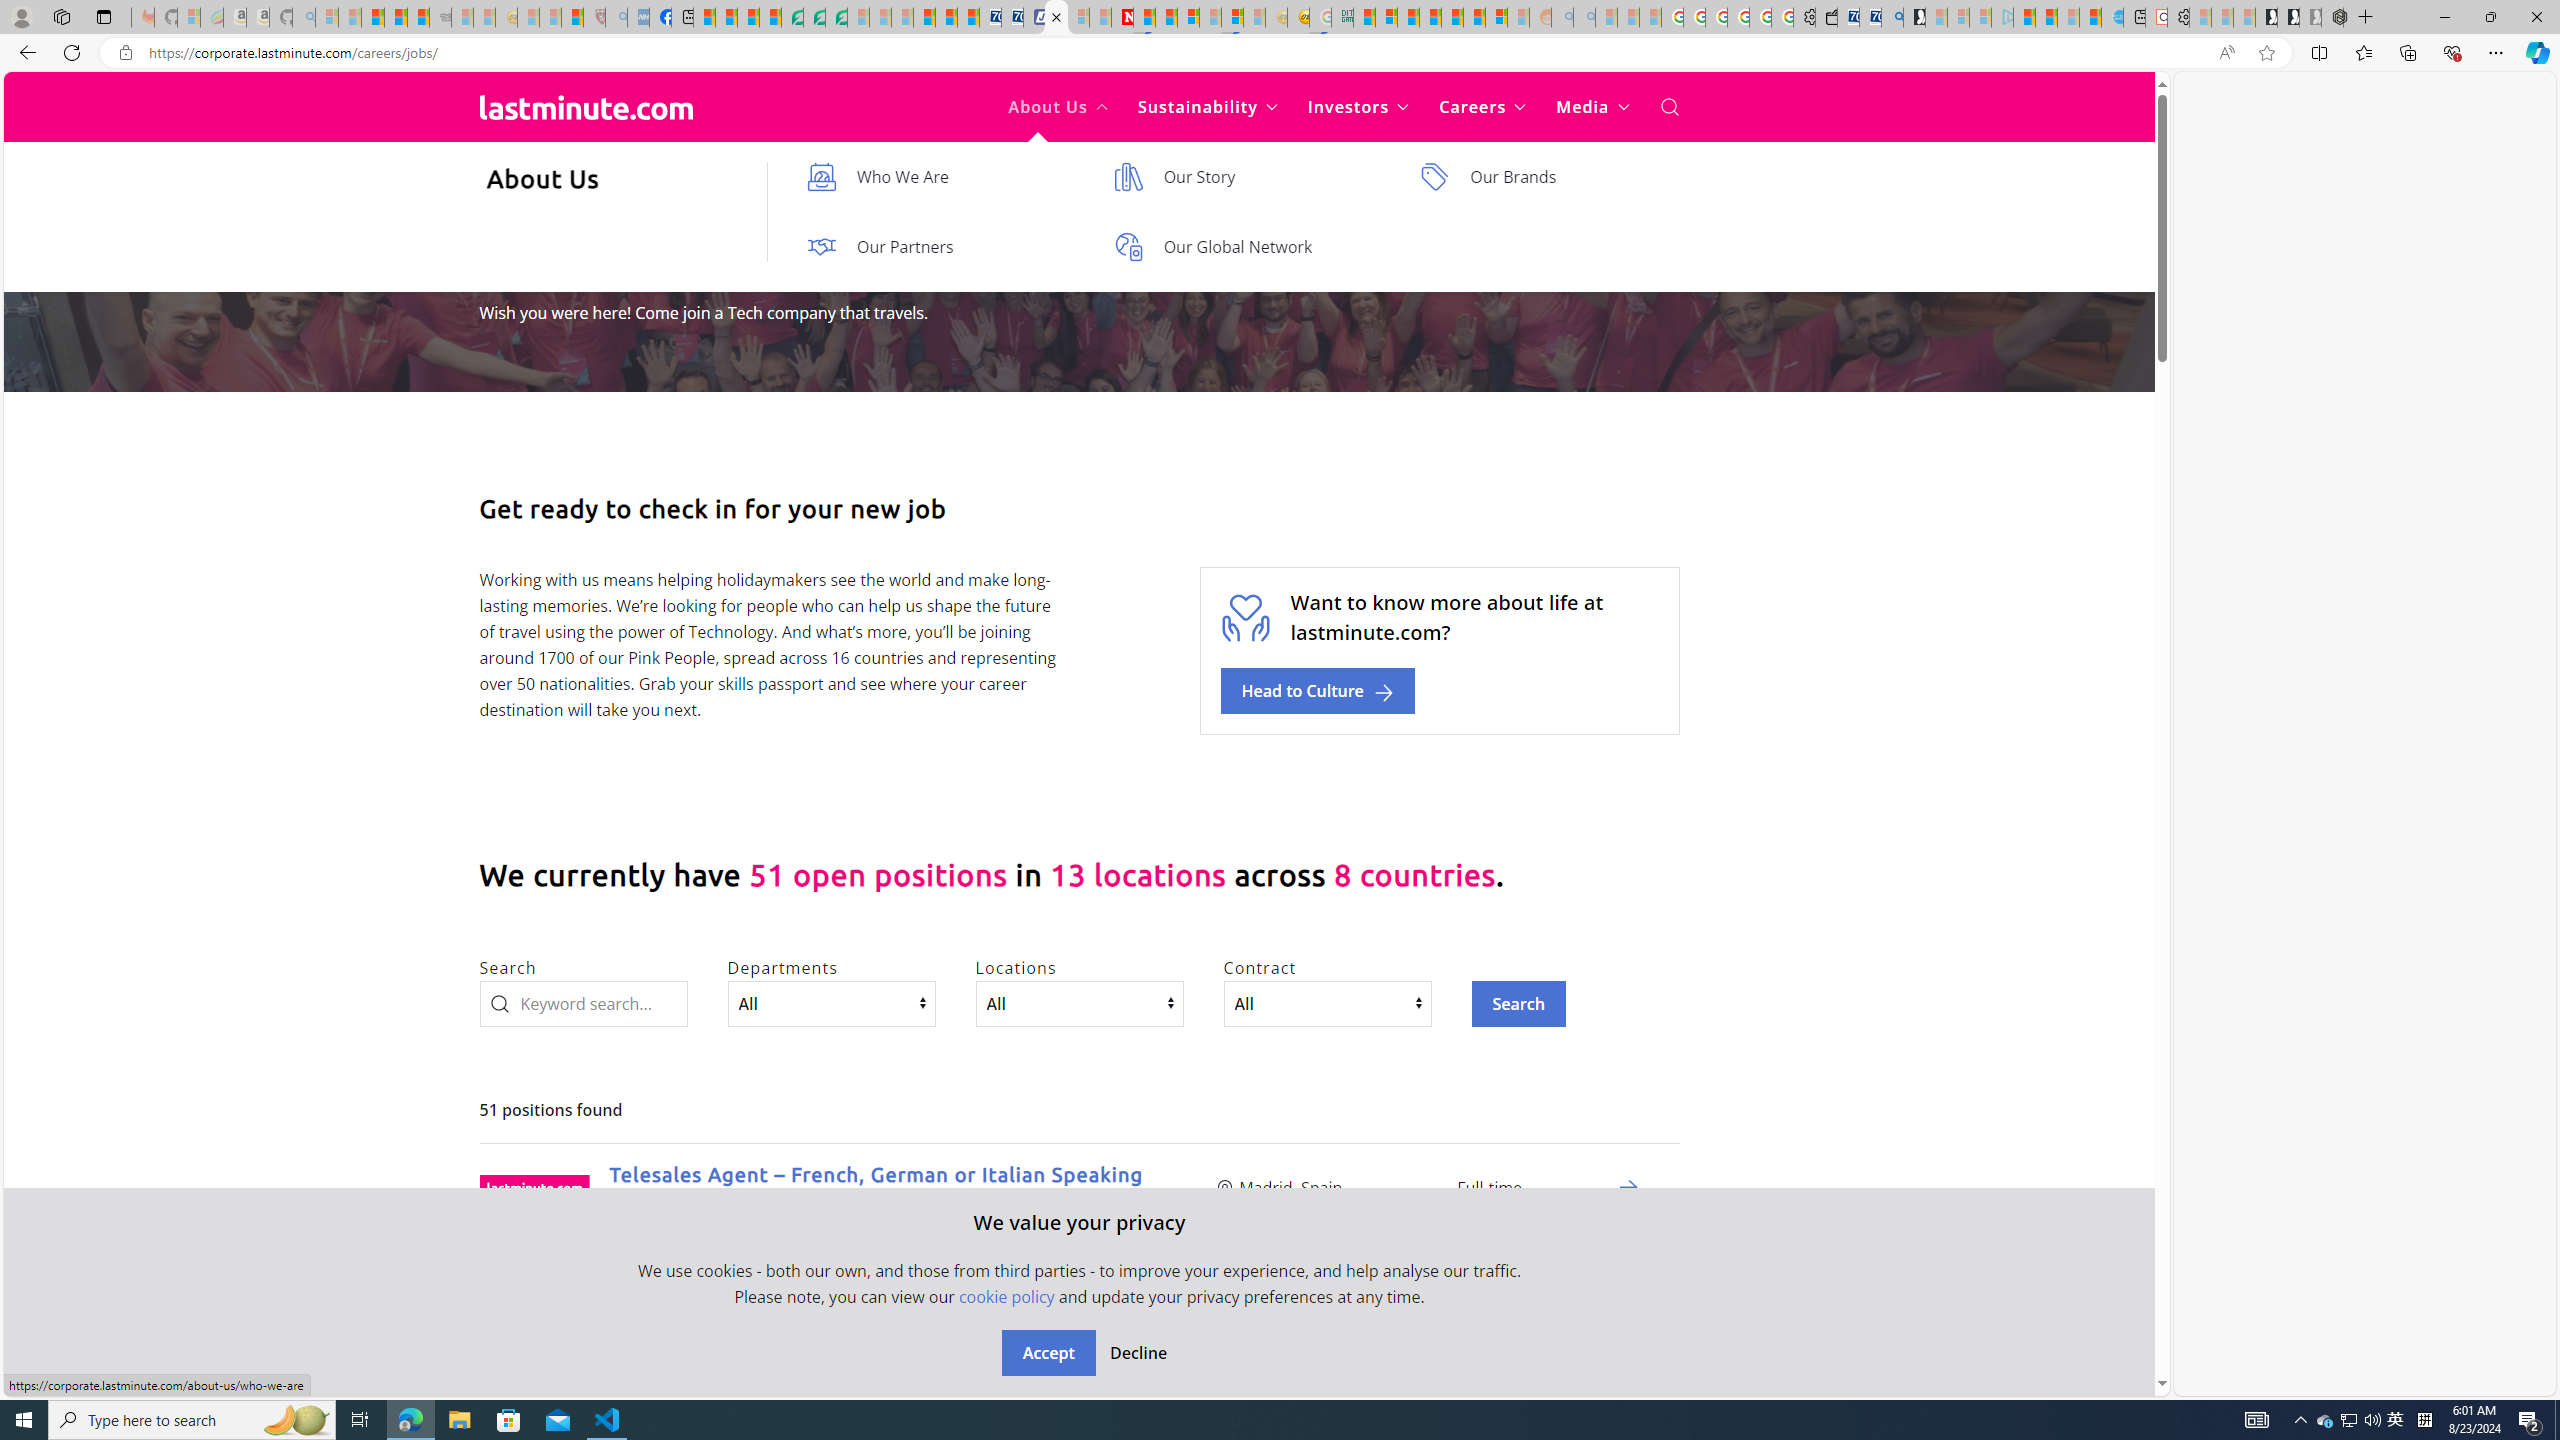  What do you see at coordinates (595, 16) in the screenshot?
I see `'Robert H. Shmerling, MD - Harvard Health - Sleeping'` at bounding box center [595, 16].